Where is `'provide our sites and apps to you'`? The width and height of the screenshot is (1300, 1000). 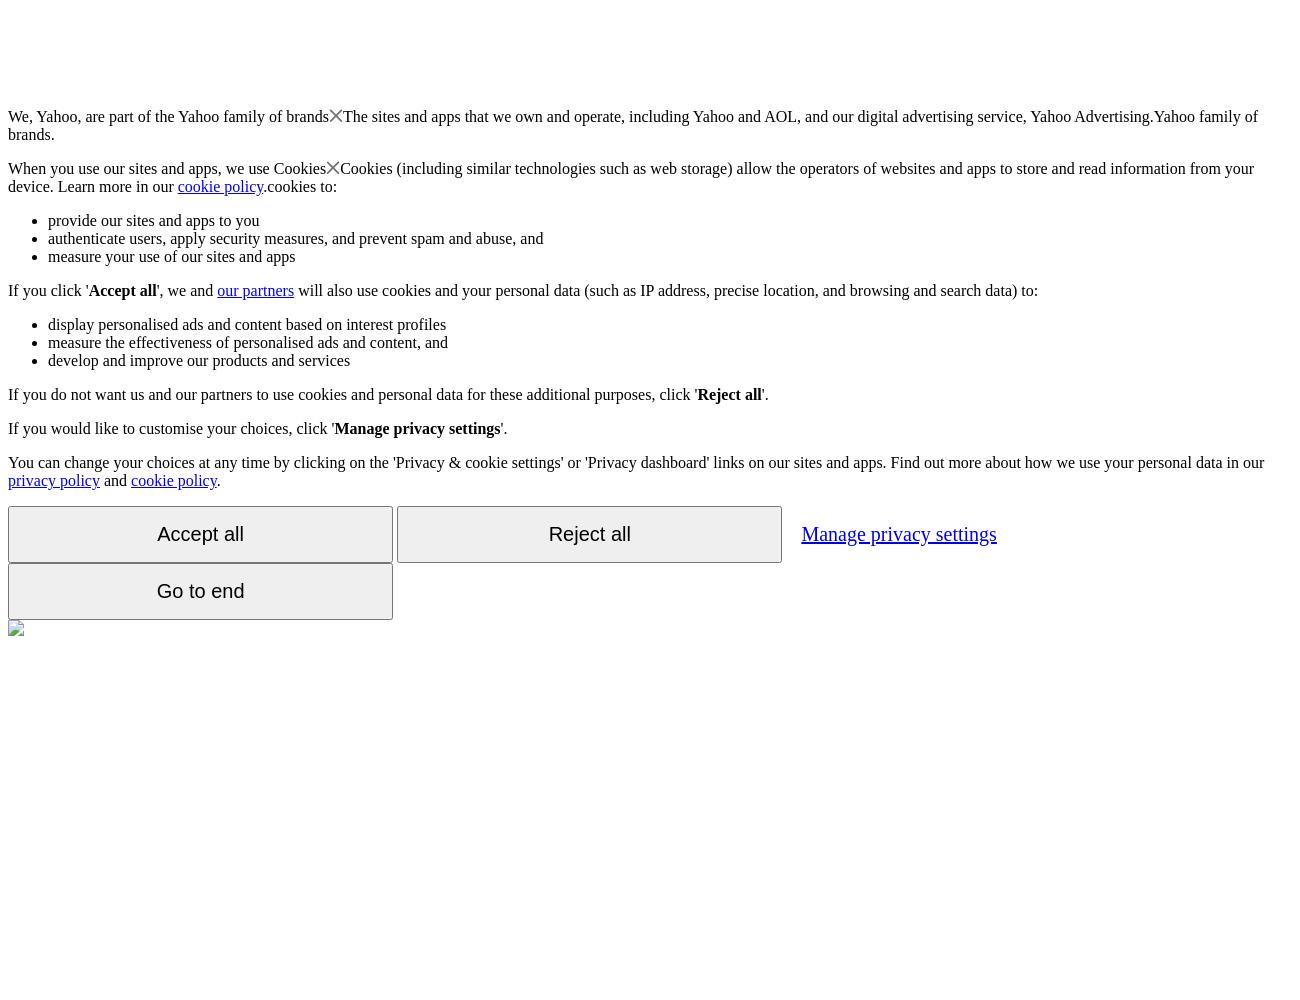
'provide our sites and apps to you' is located at coordinates (152, 219).